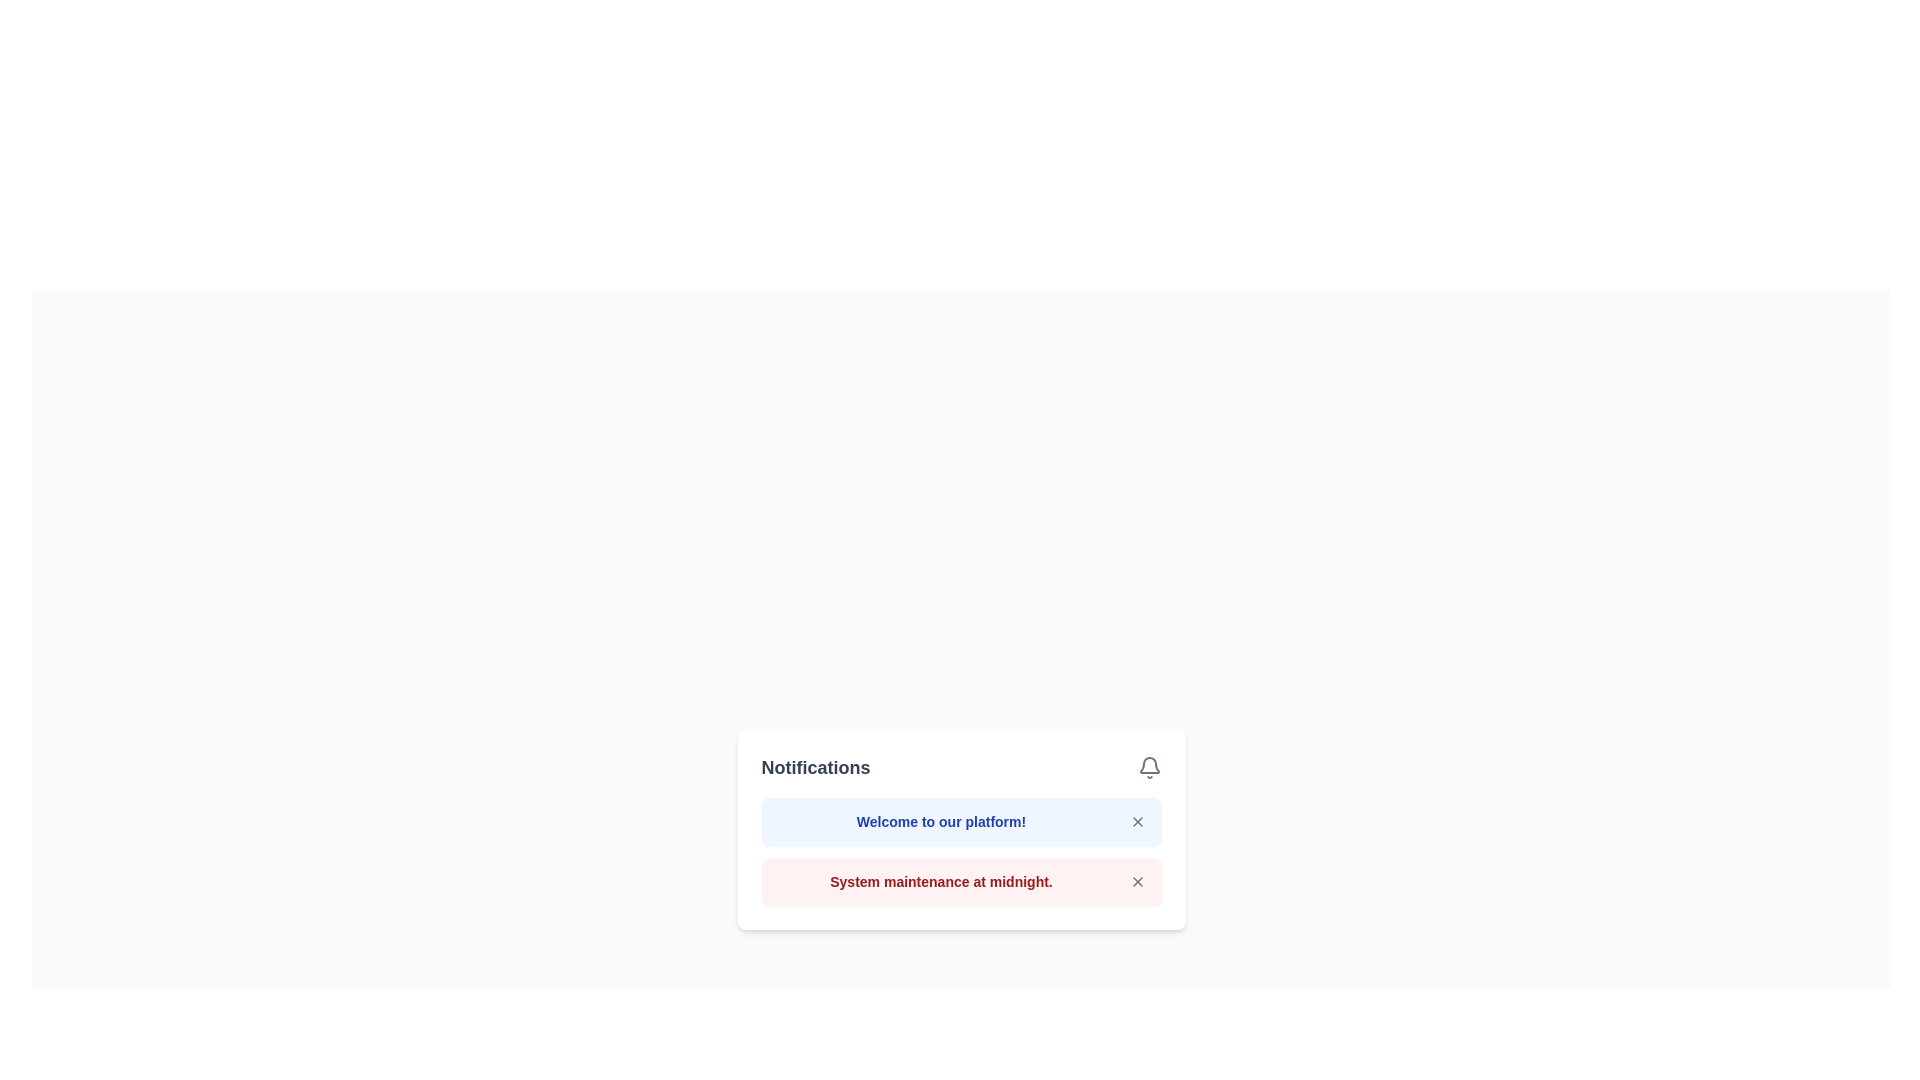 Image resolution: width=1920 pixels, height=1080 pixels. Describe the element at coordinates (940, 881) in the screenshot. I see `text content of the notification label displaying 'System maintenance at midnight.' which is styled in bold red font on a light red background` at that location.